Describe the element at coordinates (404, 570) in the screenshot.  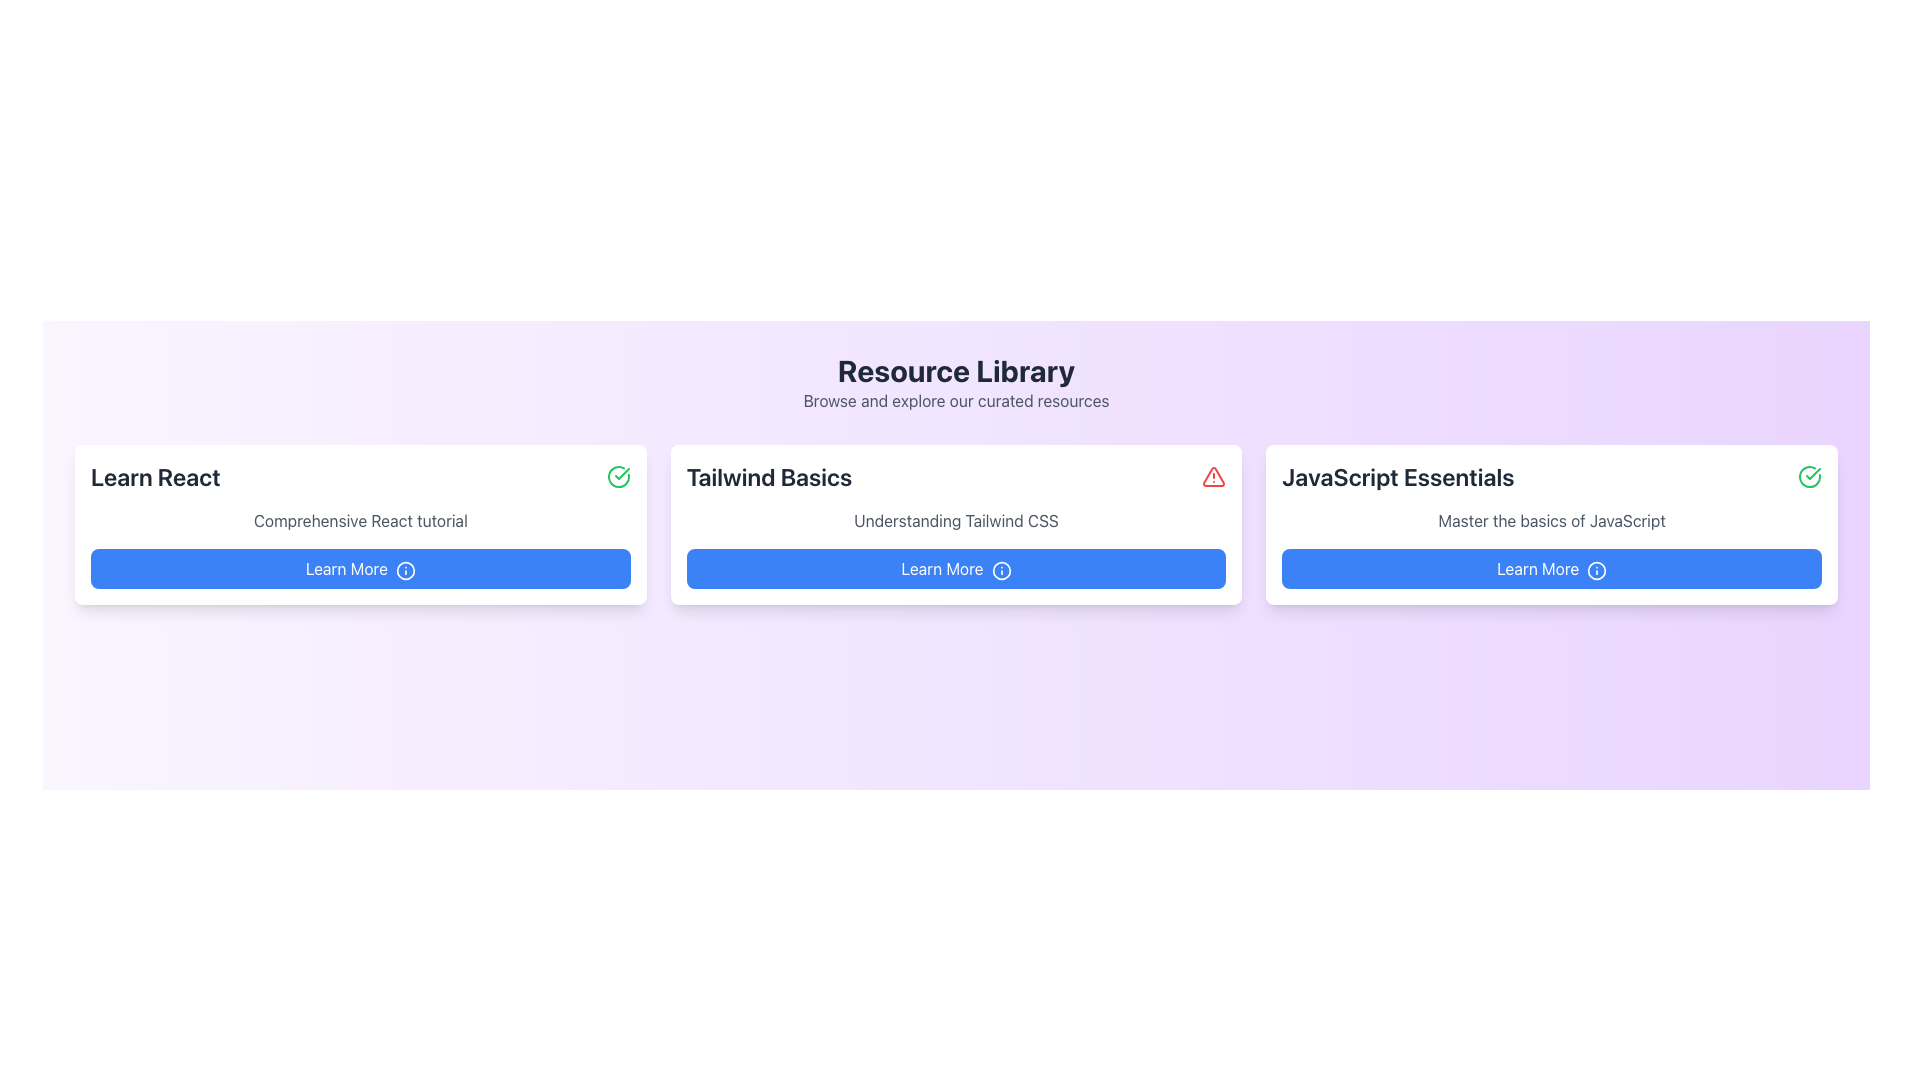
I see `the information icon located on the right end of the 'Learn More' button in the 'Learn React' card` at that location.